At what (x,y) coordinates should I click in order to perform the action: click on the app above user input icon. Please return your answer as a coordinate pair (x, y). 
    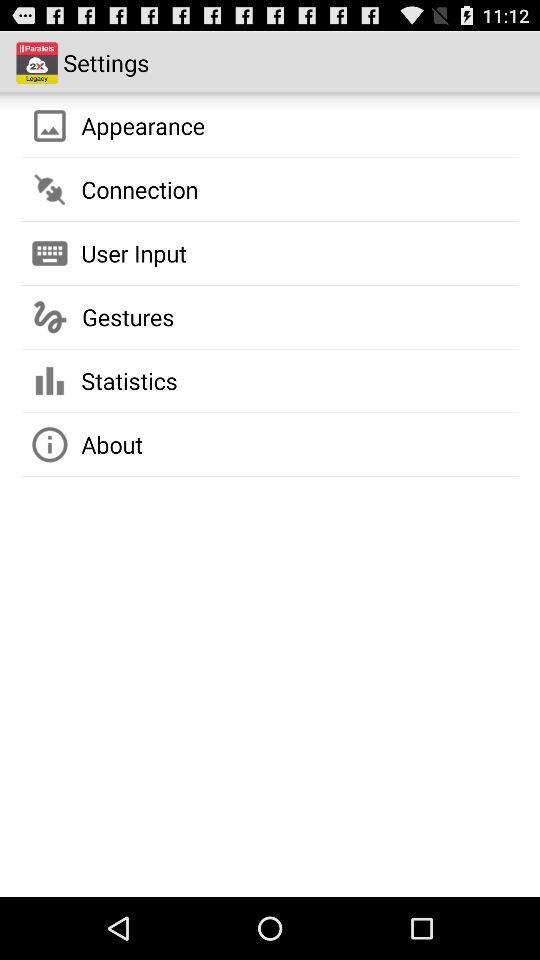
    Looking at the image, I should click on (138, 189).